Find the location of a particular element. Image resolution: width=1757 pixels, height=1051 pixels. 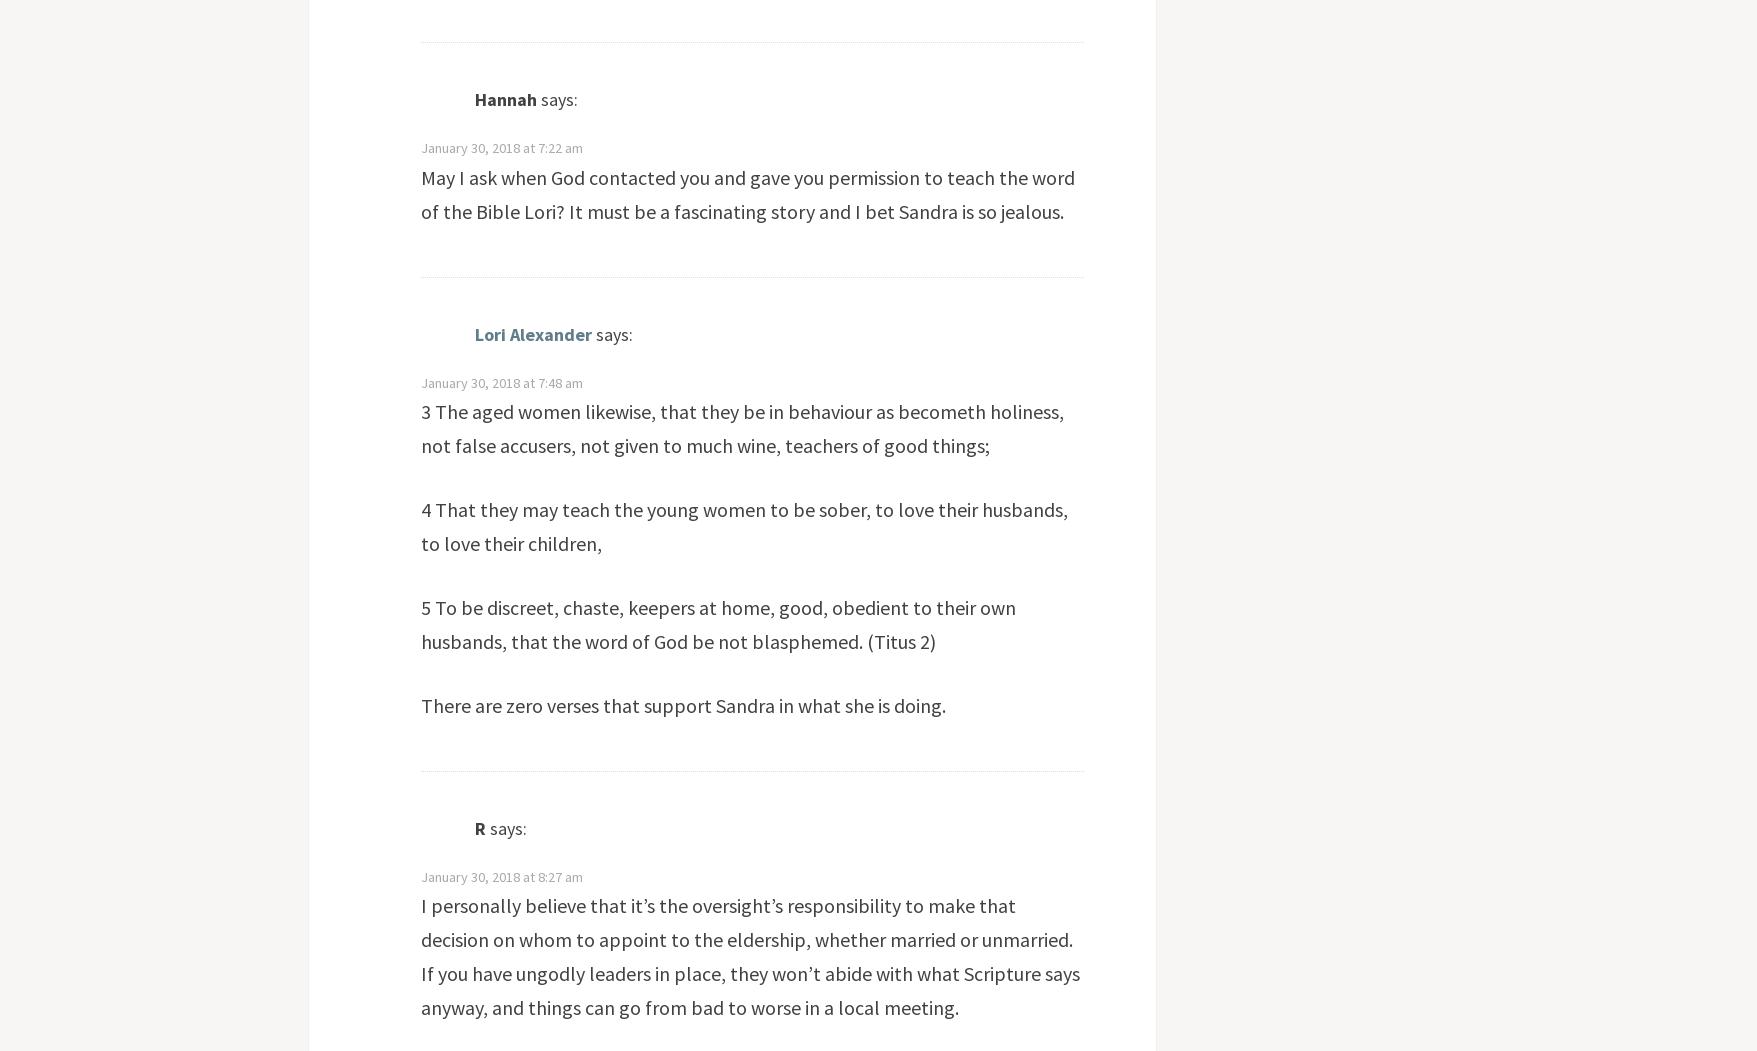

'4 That they may teach the young women to be sober, to love their husbands, to love their children,' is located at coordinates (418, 525).